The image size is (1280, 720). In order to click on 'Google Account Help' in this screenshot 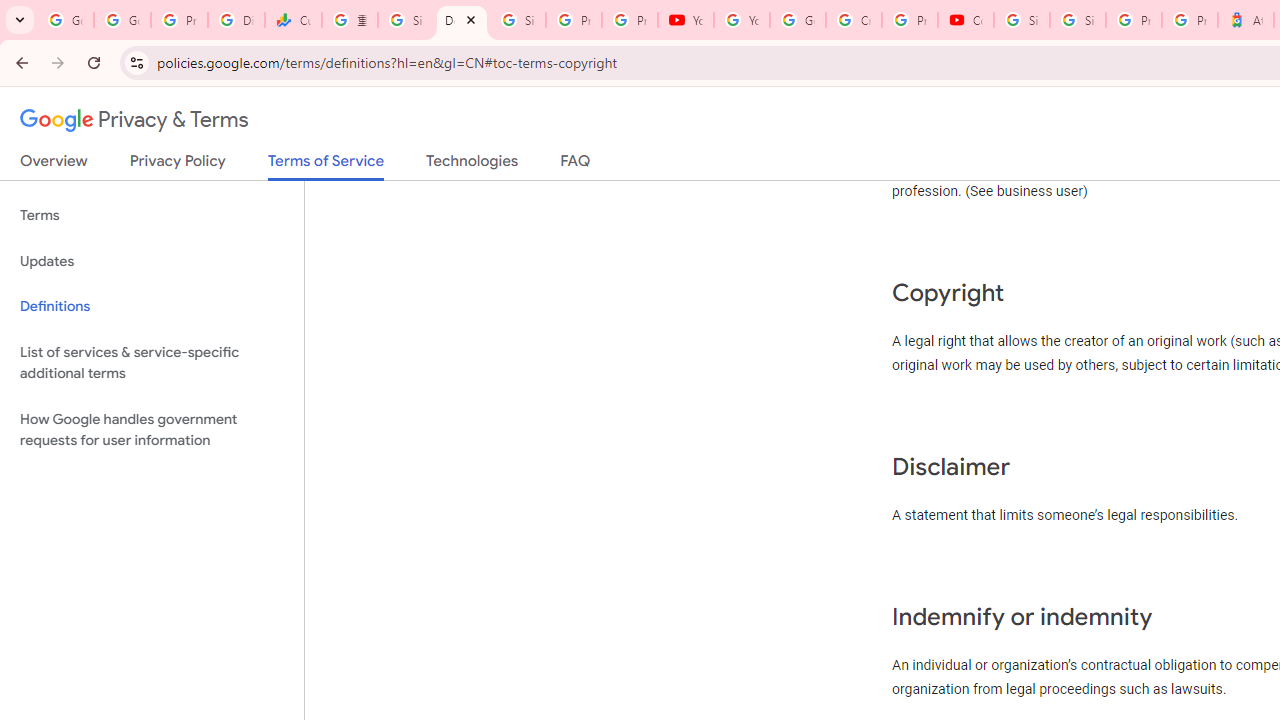, I will do `click(797, 20)`.